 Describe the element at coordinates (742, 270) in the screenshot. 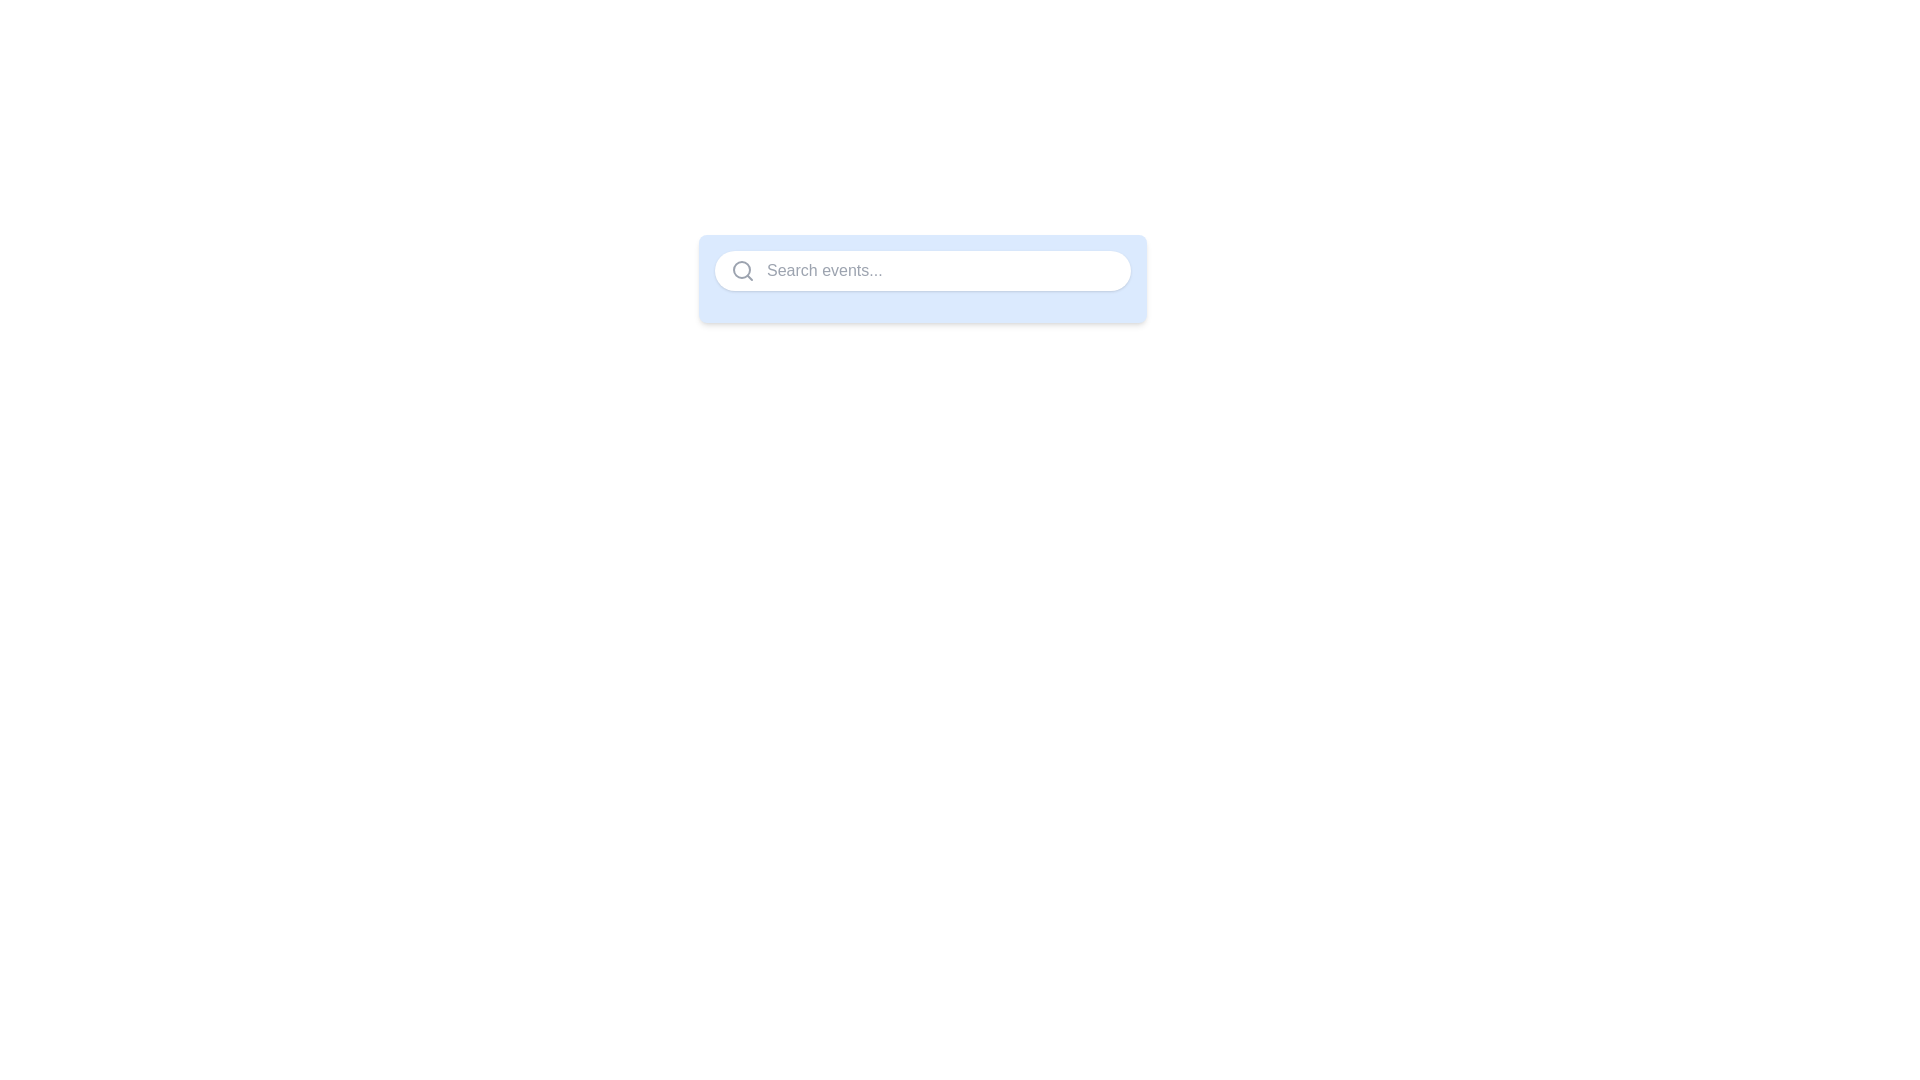

I see `the gray magnifying glass icon representing the search button located at the far left of the search bar` at that location.